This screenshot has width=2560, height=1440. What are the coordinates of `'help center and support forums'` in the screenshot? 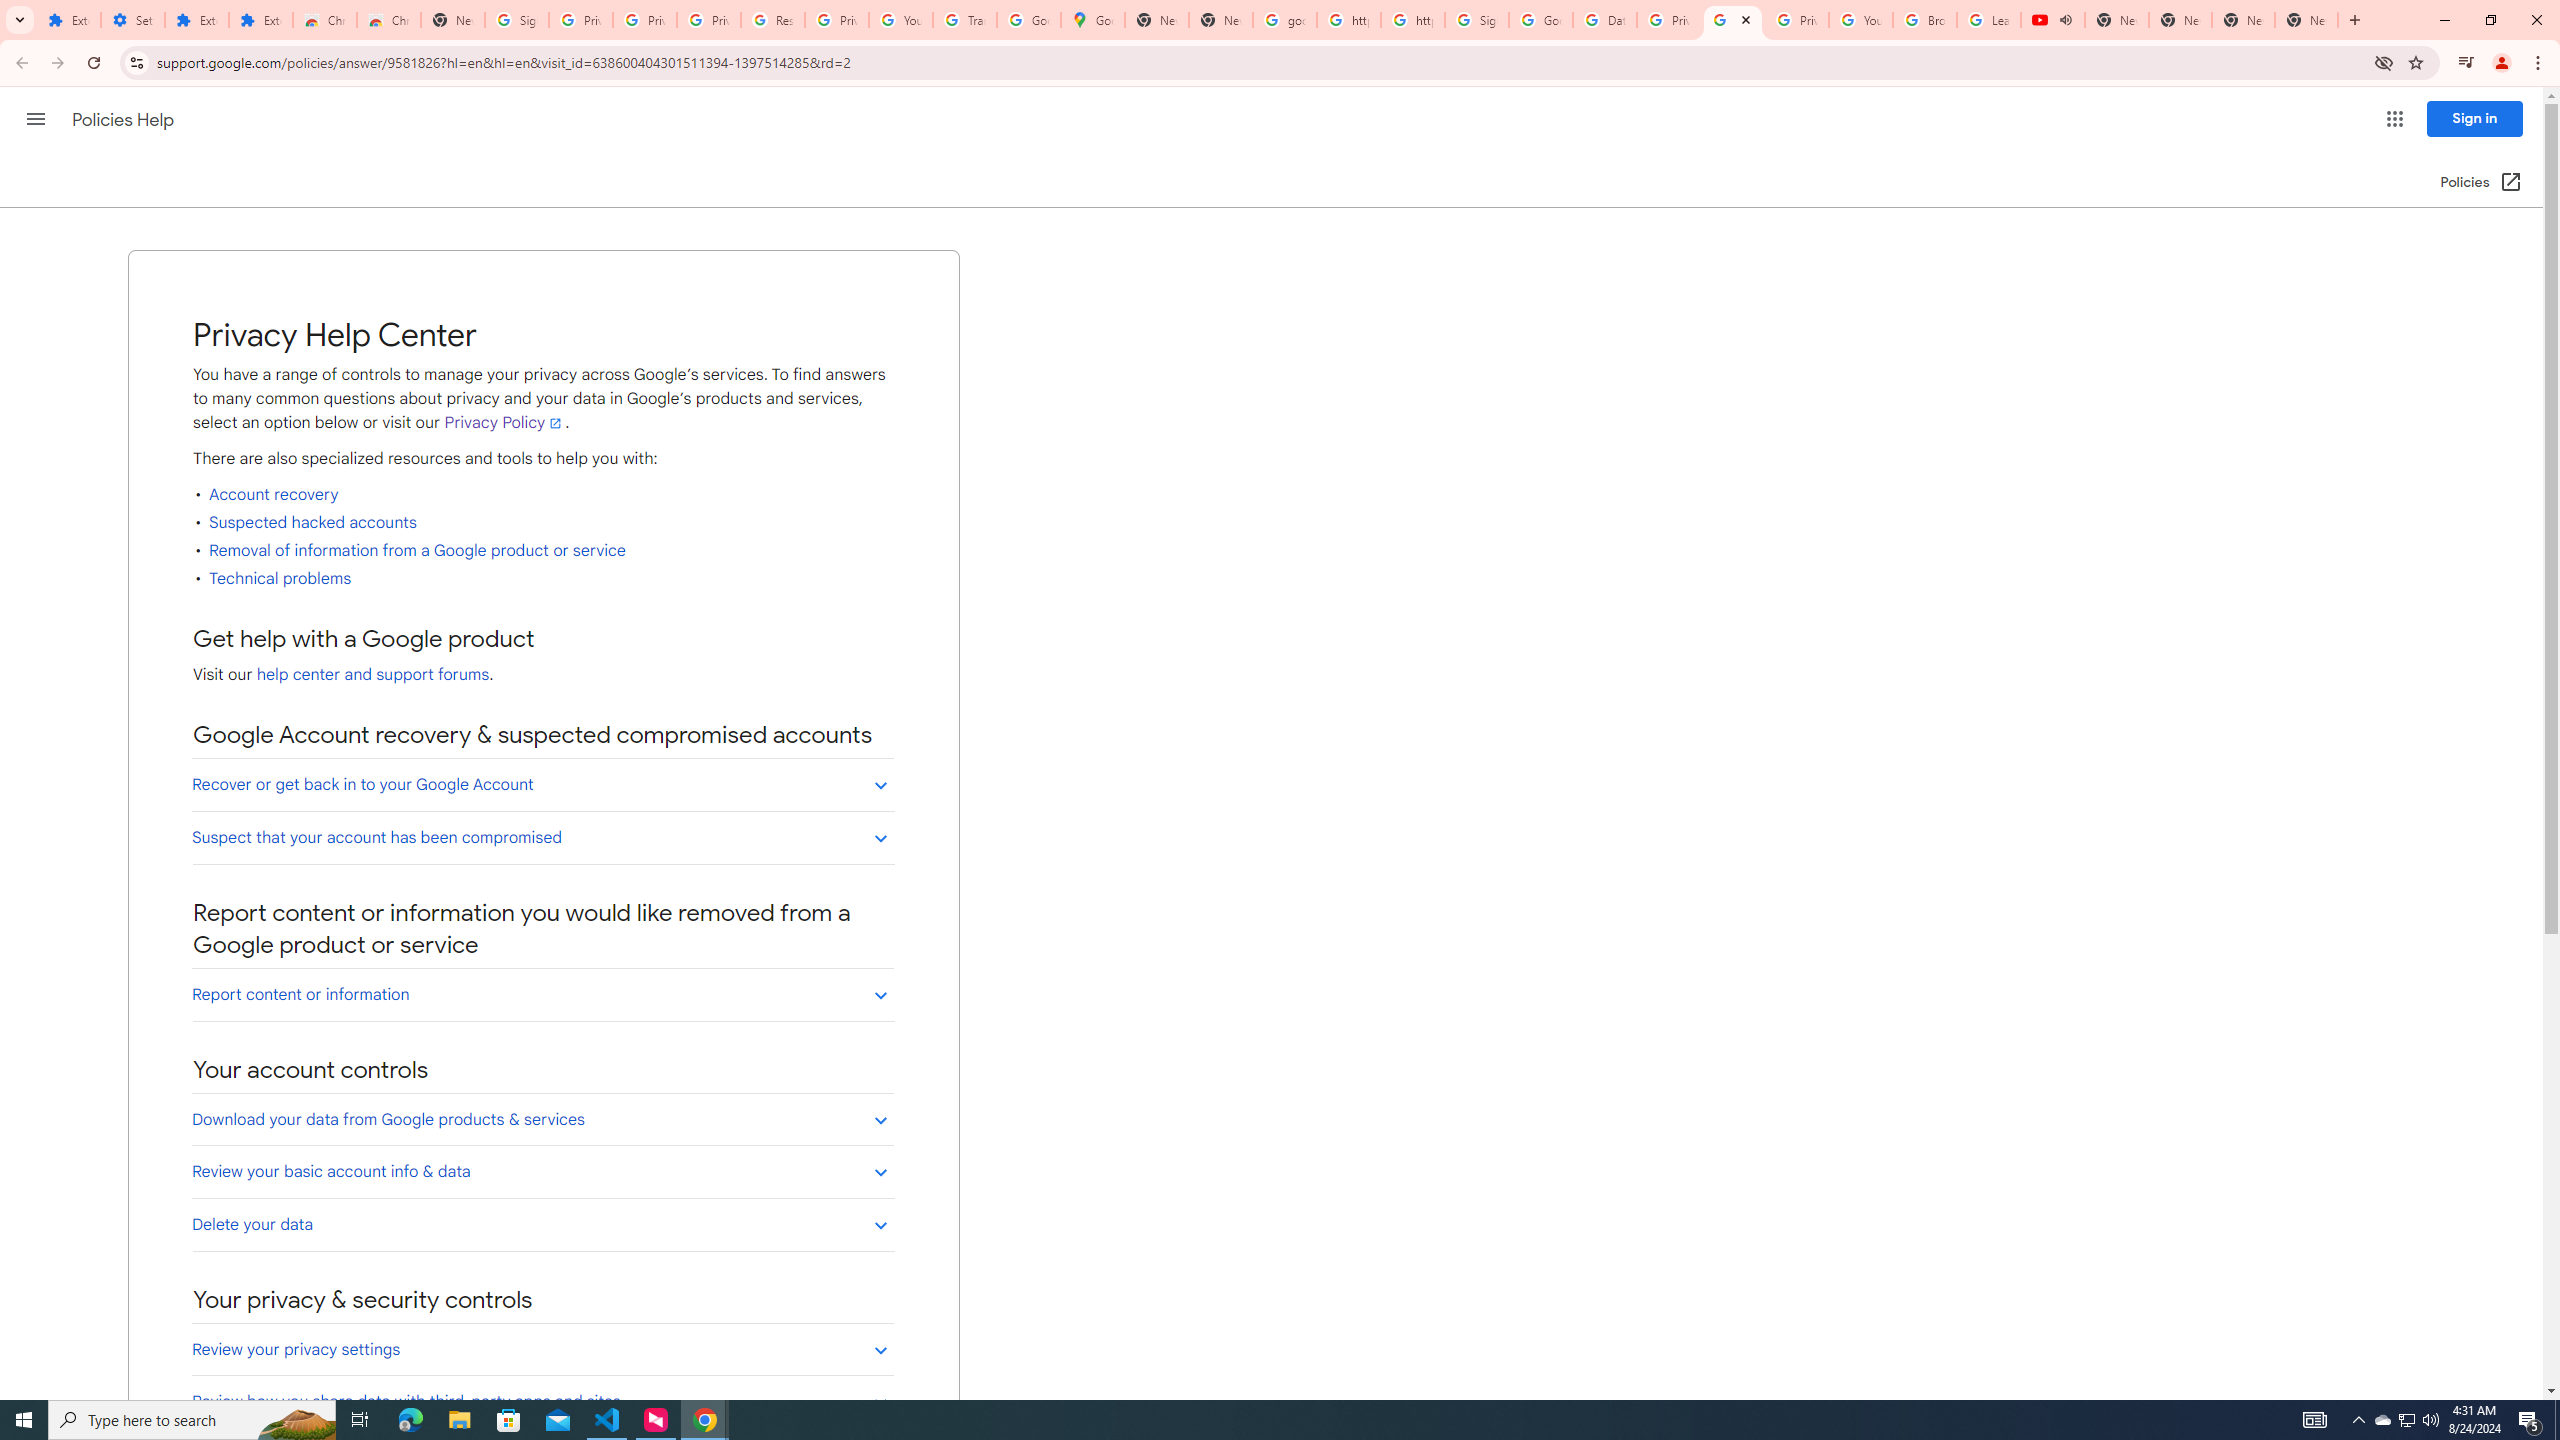 It's located at (371, 674).